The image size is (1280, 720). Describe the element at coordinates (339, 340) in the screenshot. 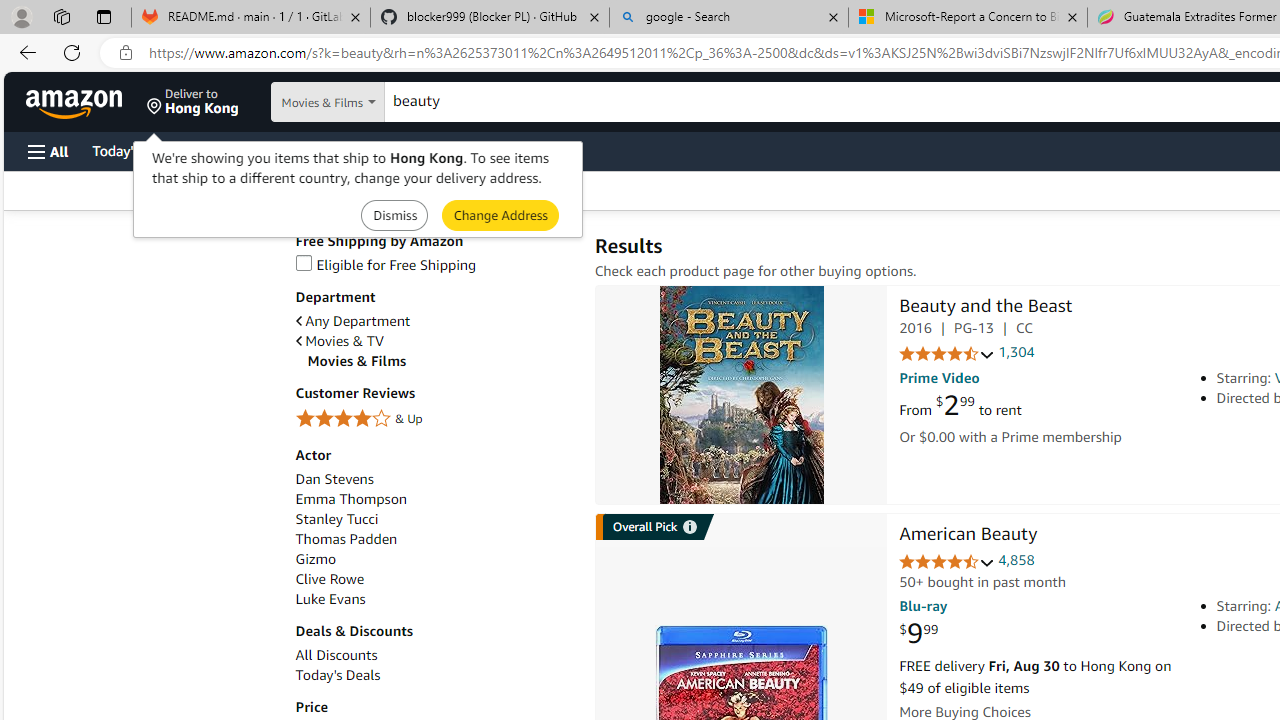

I see `'Movies & TV'` at that location.